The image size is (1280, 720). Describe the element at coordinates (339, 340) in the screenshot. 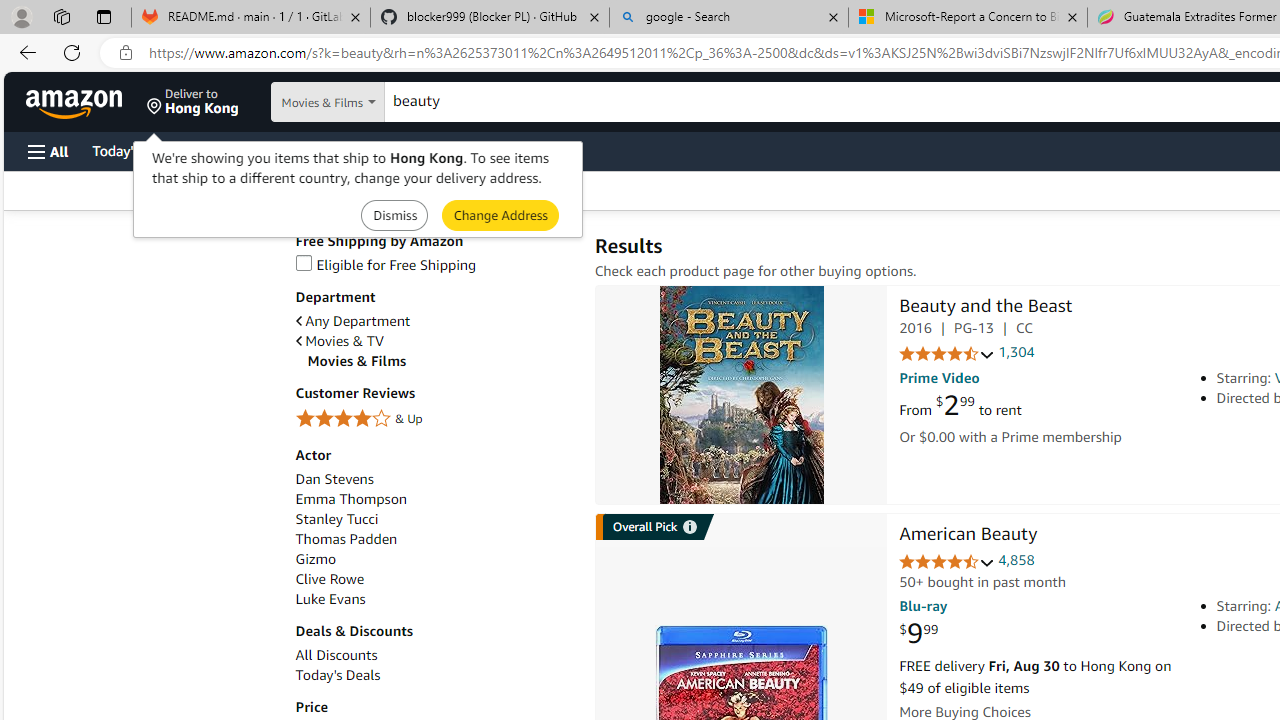

I see `'Movies & TV'` at that location.